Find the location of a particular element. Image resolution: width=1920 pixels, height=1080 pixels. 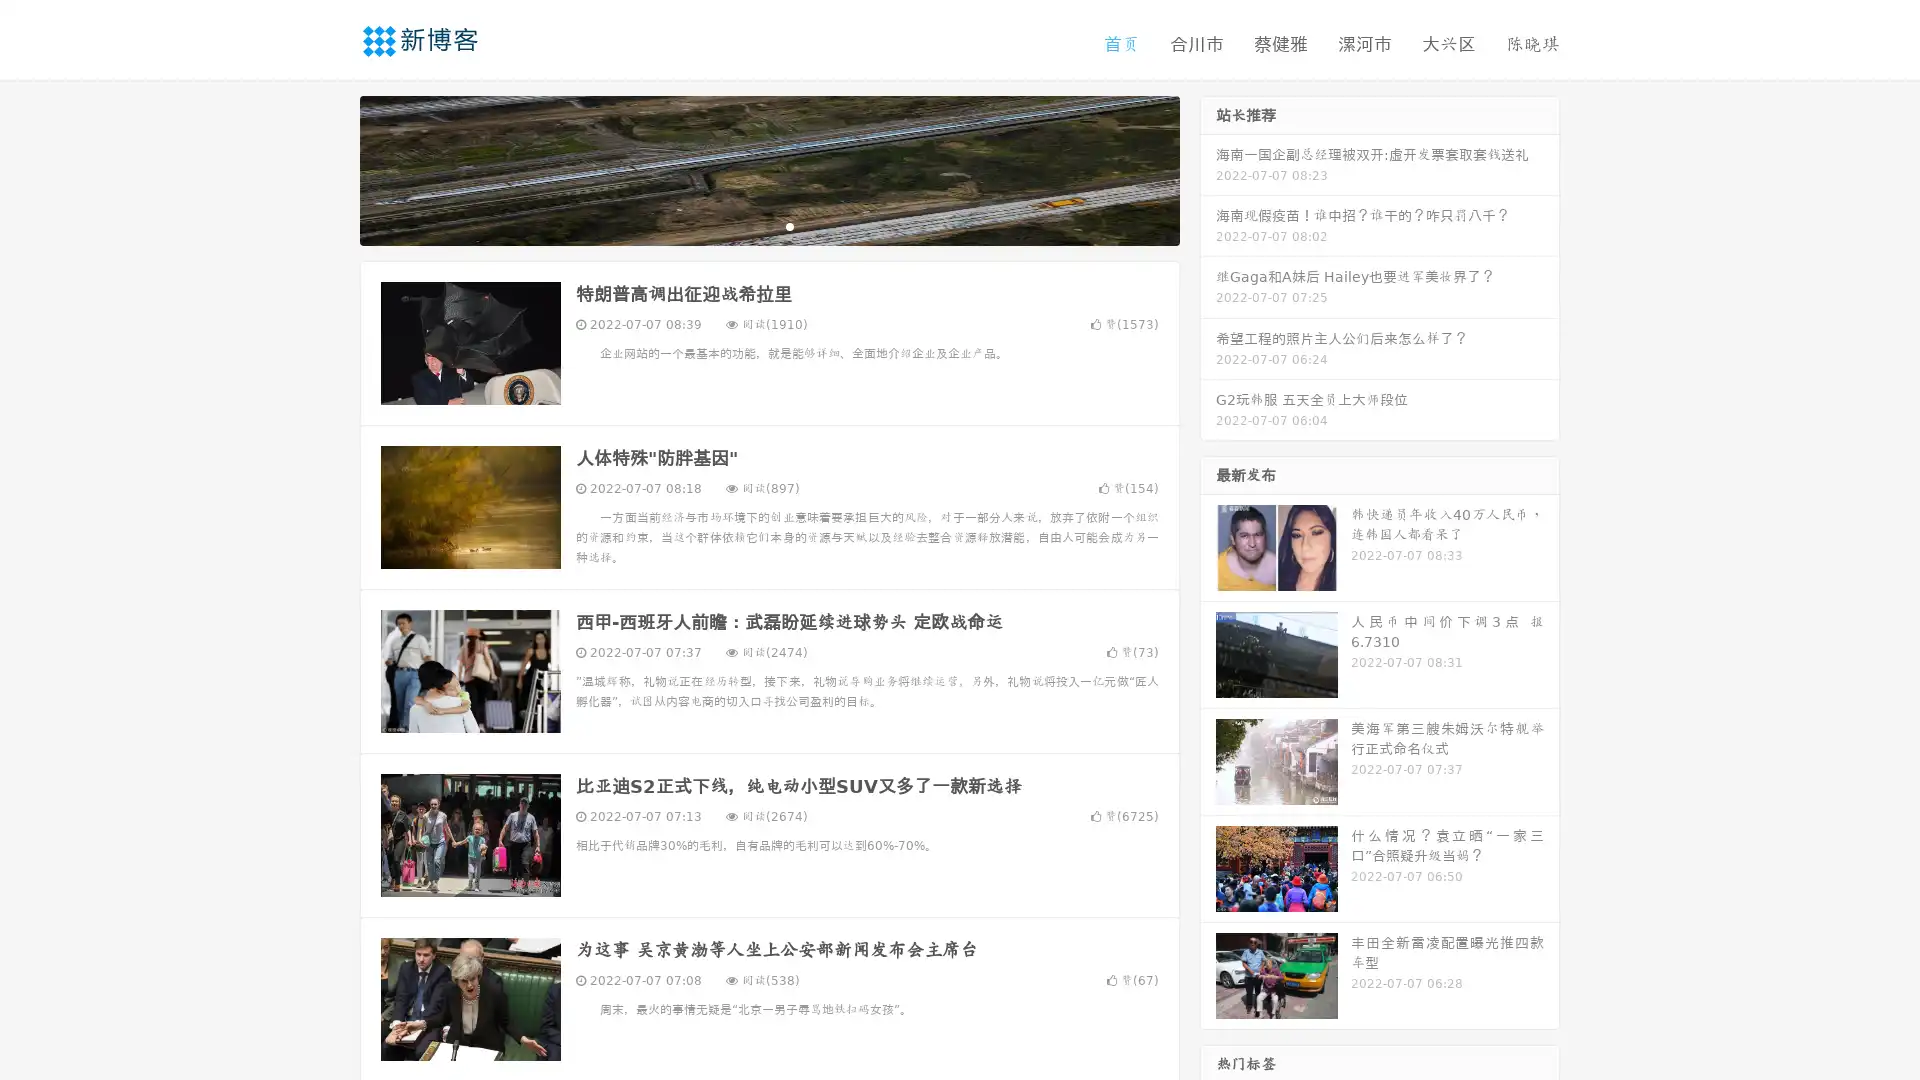

Previous slide is located at coordinates (330, 168).